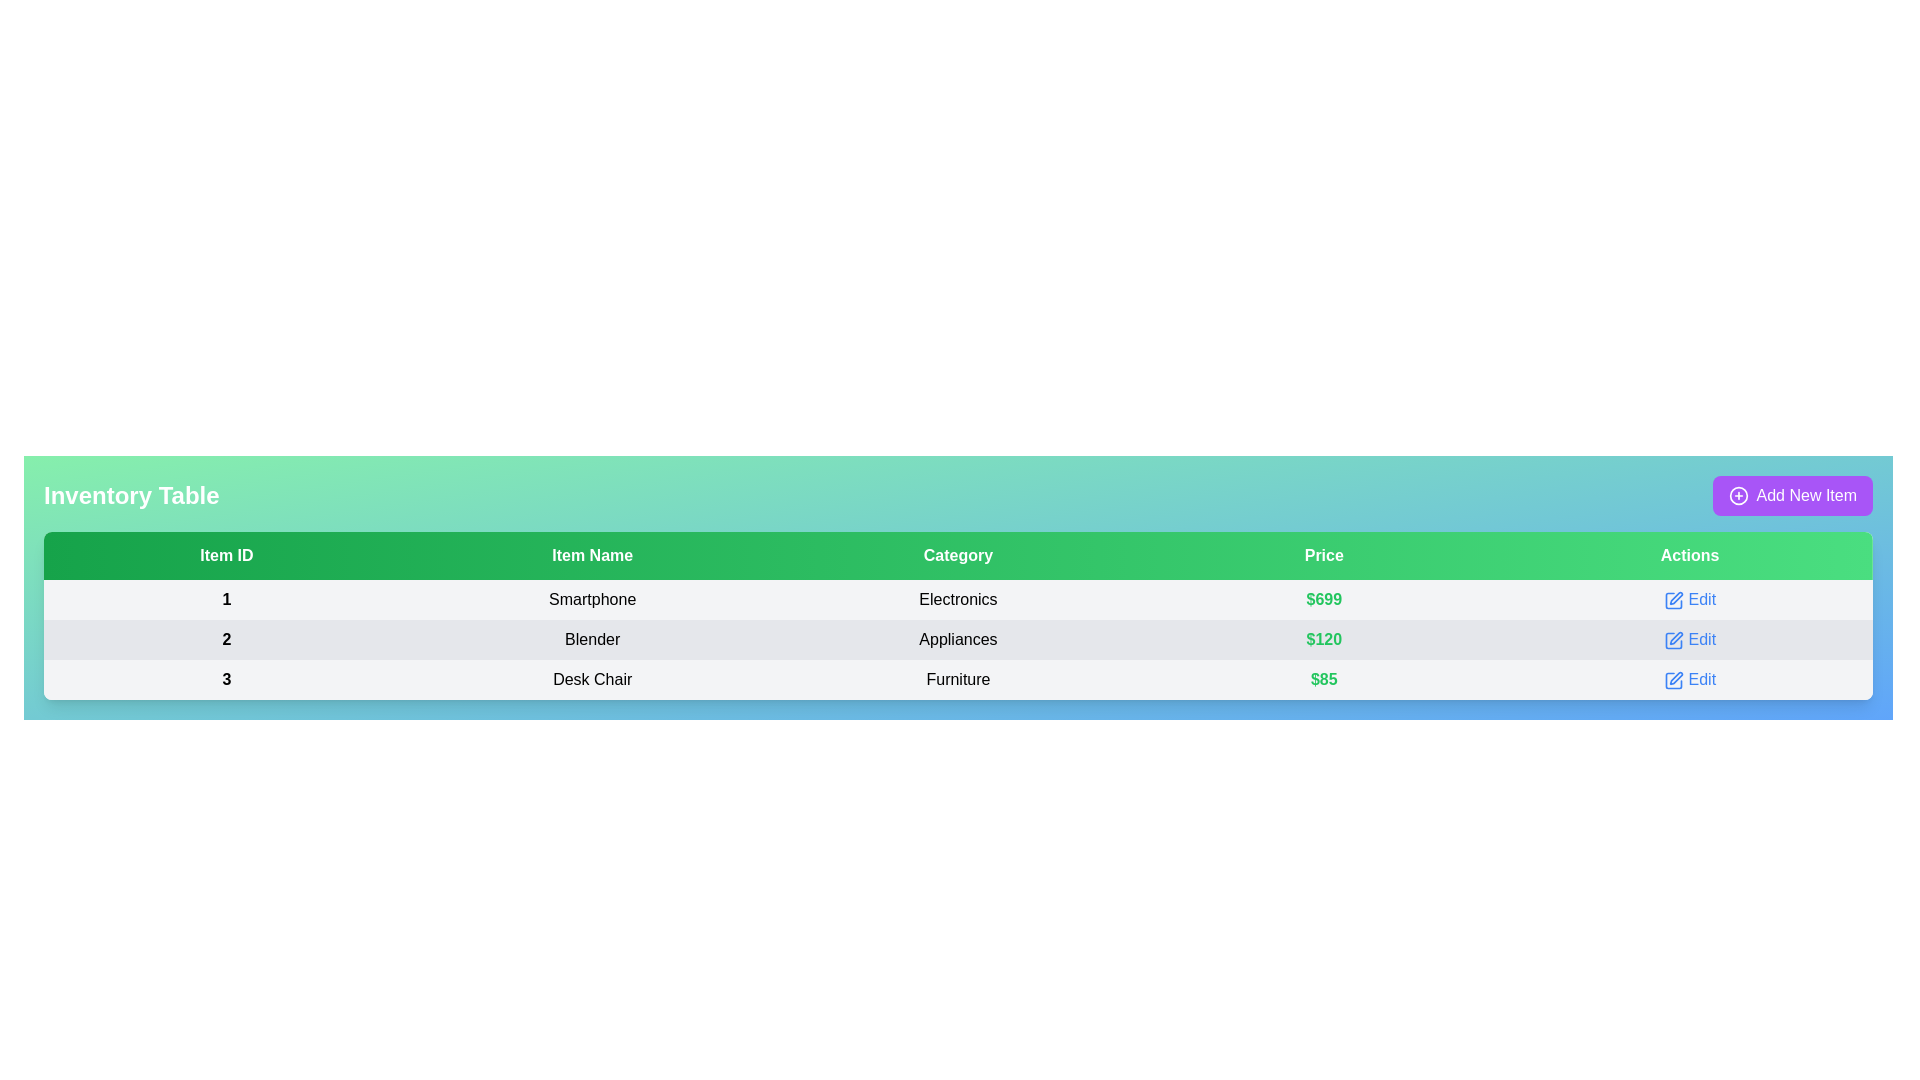 The width and height of the screenshot is (1920, 1080). What do you see at coordinates (1324, 555) in the screenshot?
I see `the fourth column header labeled 'Price' in the table, which is positioned in the upper-right portion of the interface and serves as a static display element` at bounding box center [1324, 555].